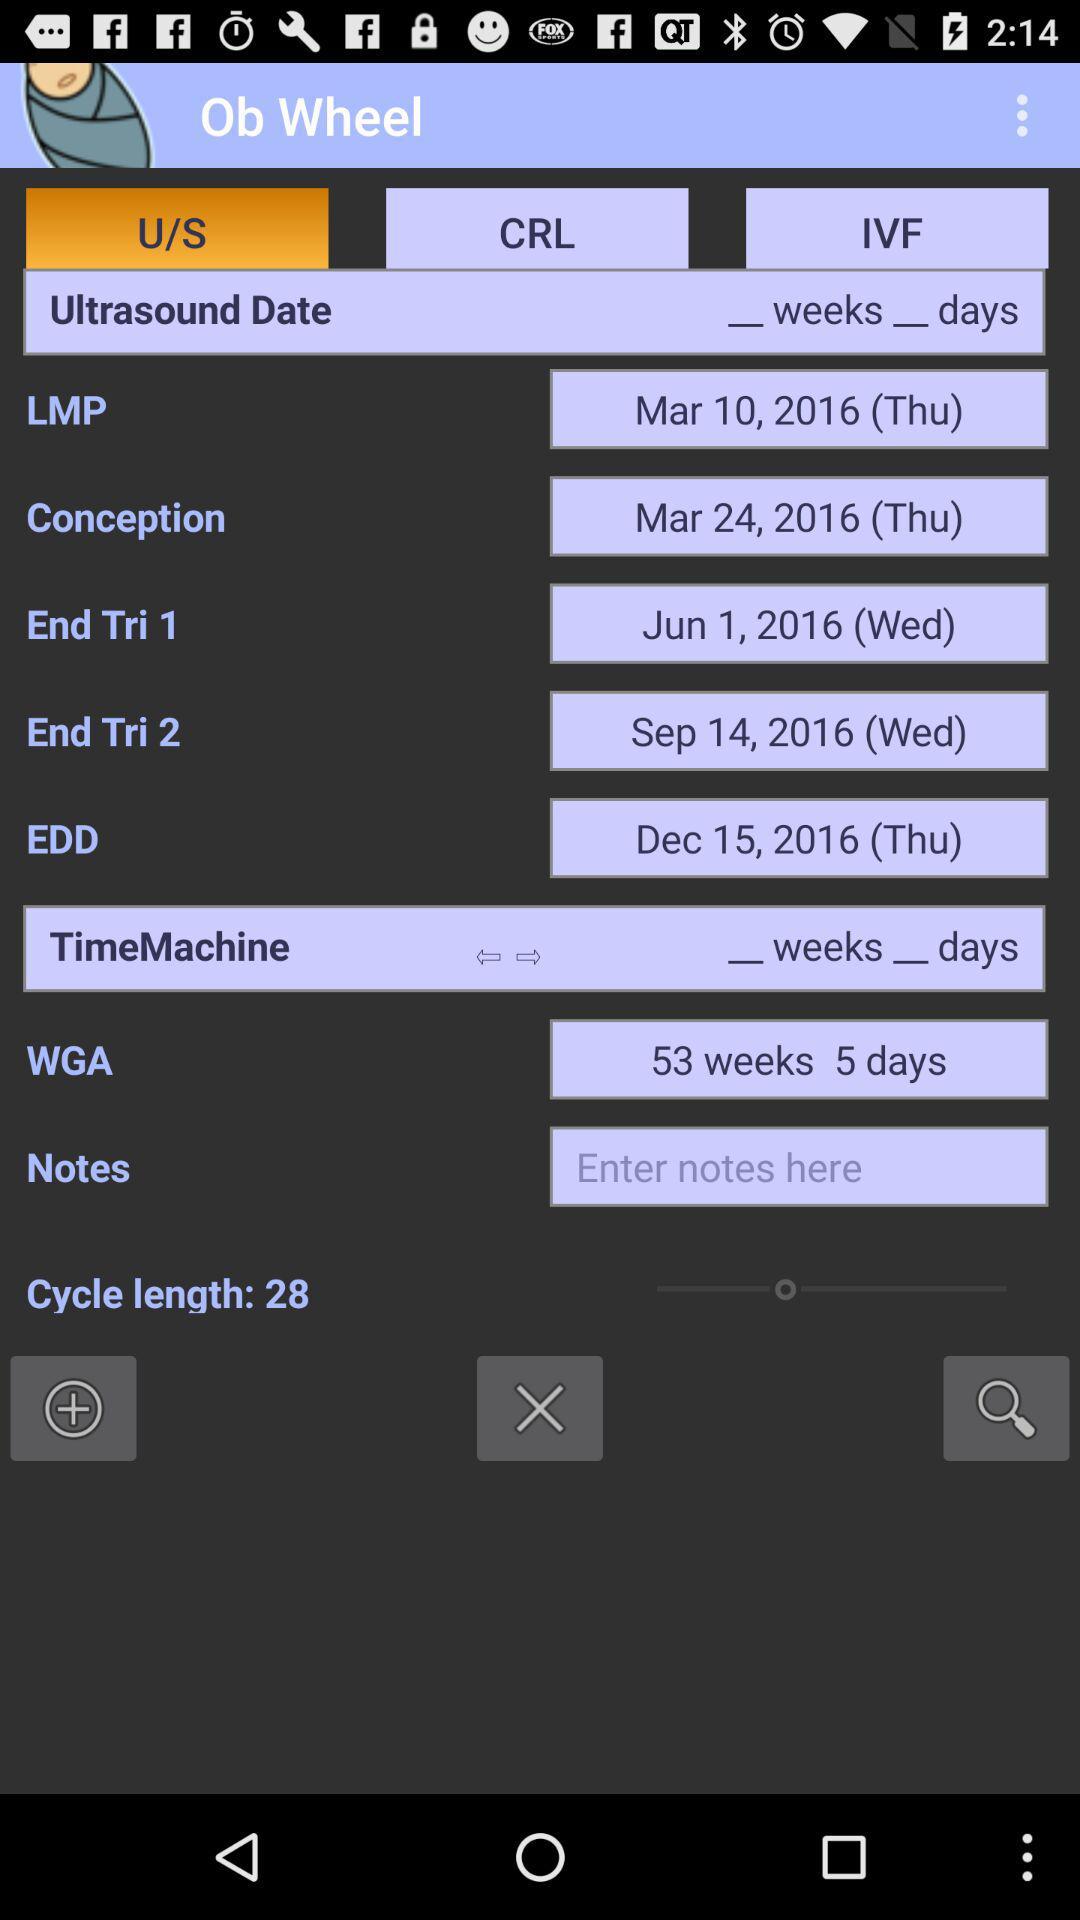 This screenshot has width=1080, height=1920. I want to click on the add icon, so click(72, 1507).